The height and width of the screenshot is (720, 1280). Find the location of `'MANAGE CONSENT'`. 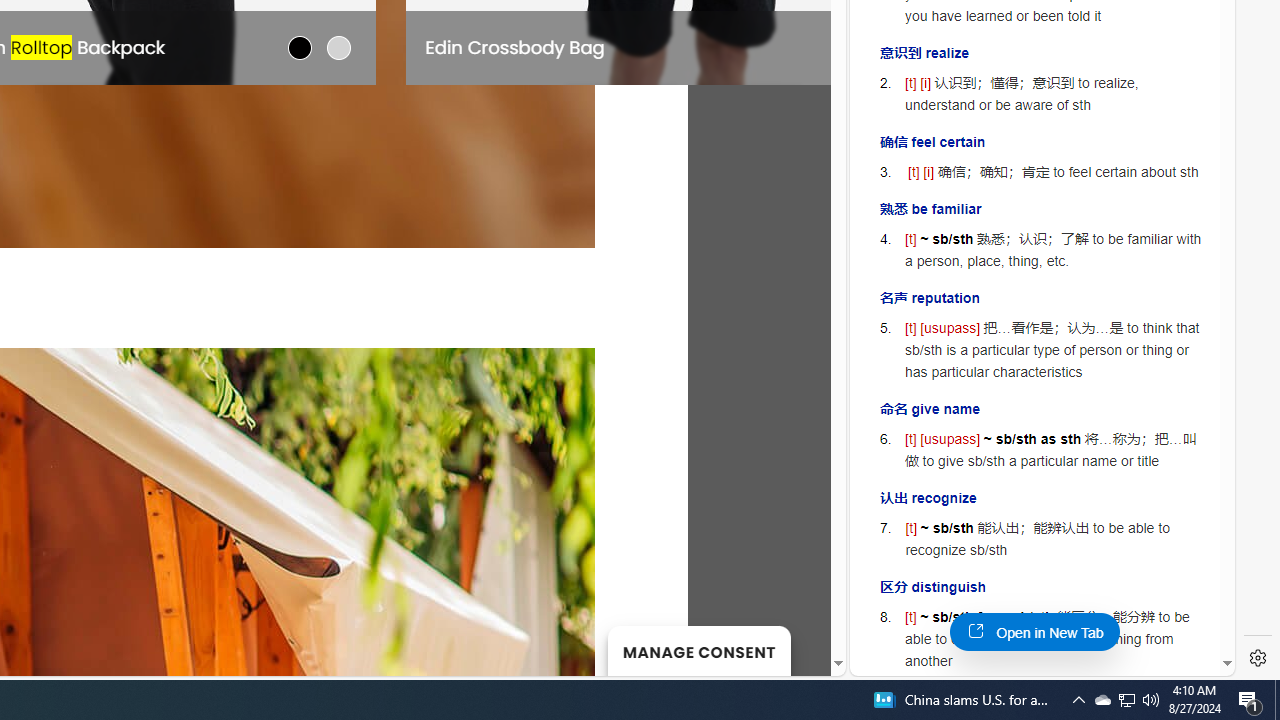

'MANAGE CONSENT' is located at coordinates (698, 650).